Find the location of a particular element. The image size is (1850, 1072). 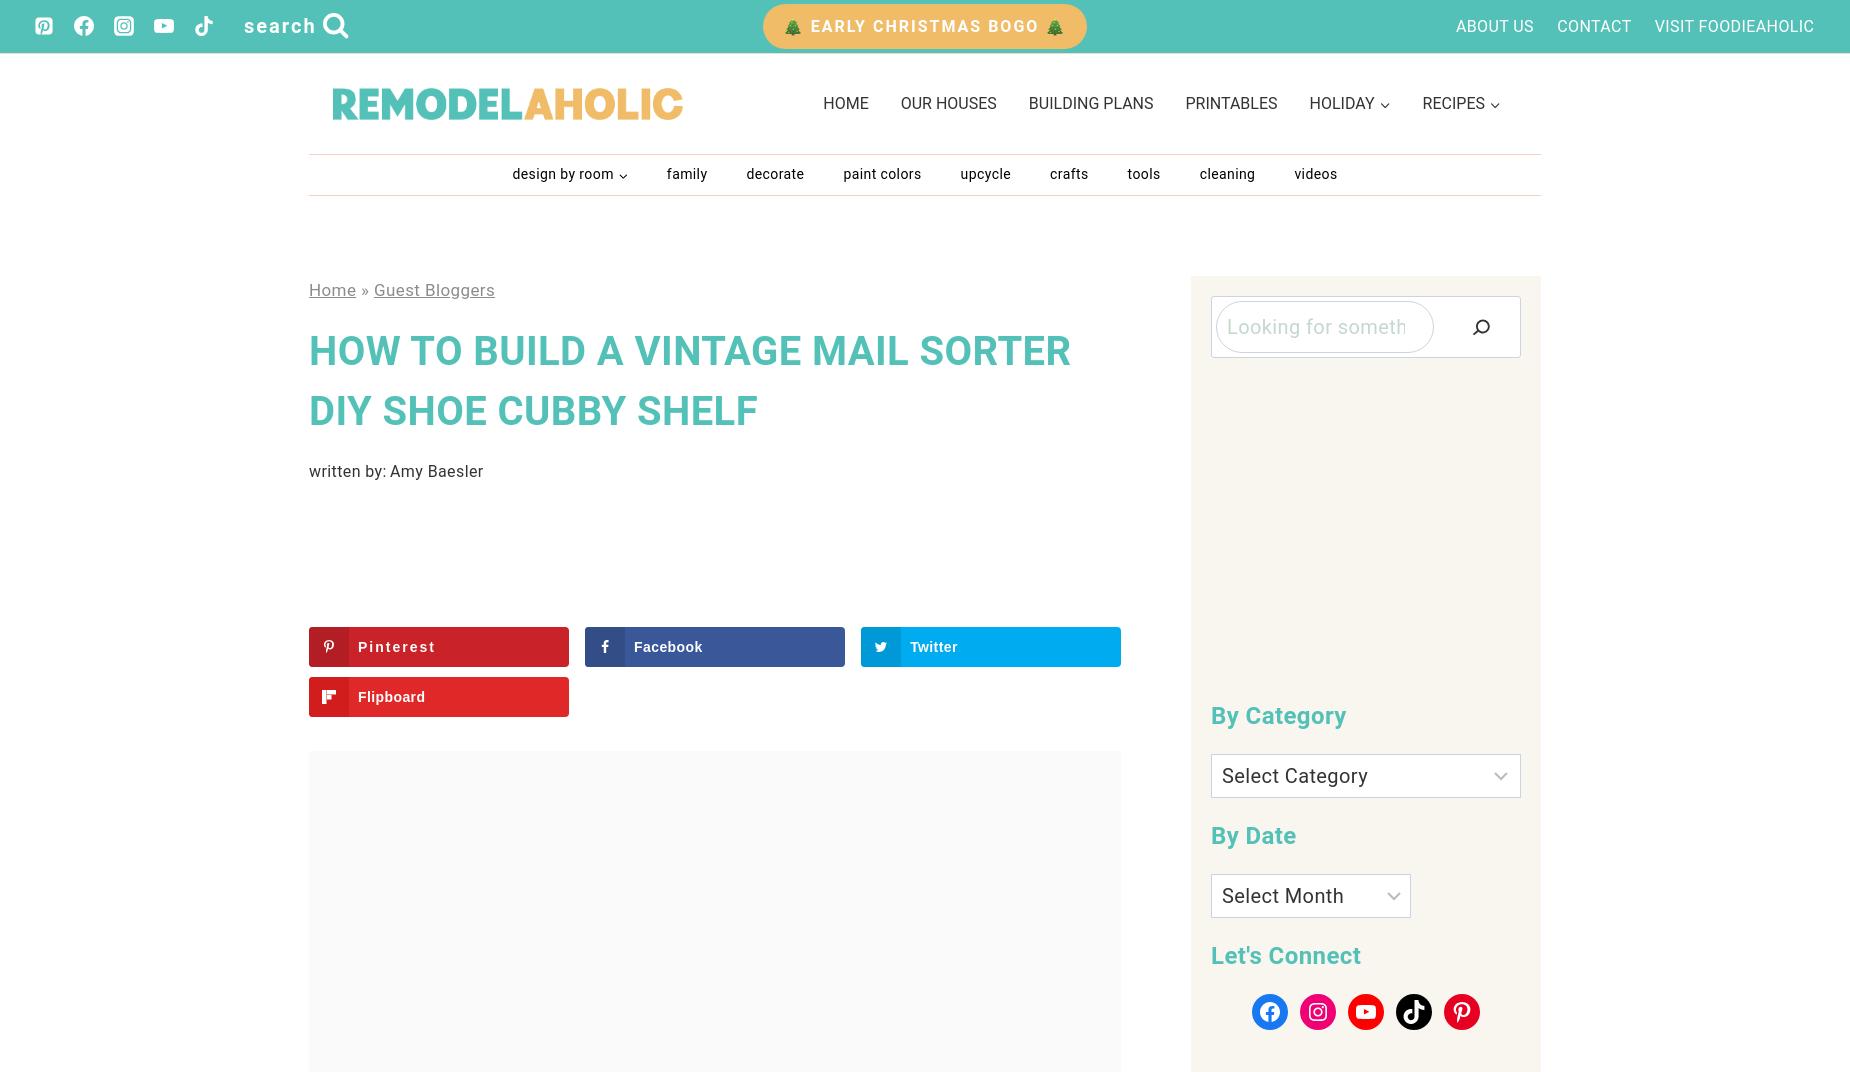

'Crafts' is located at coordinates (1067, 172).